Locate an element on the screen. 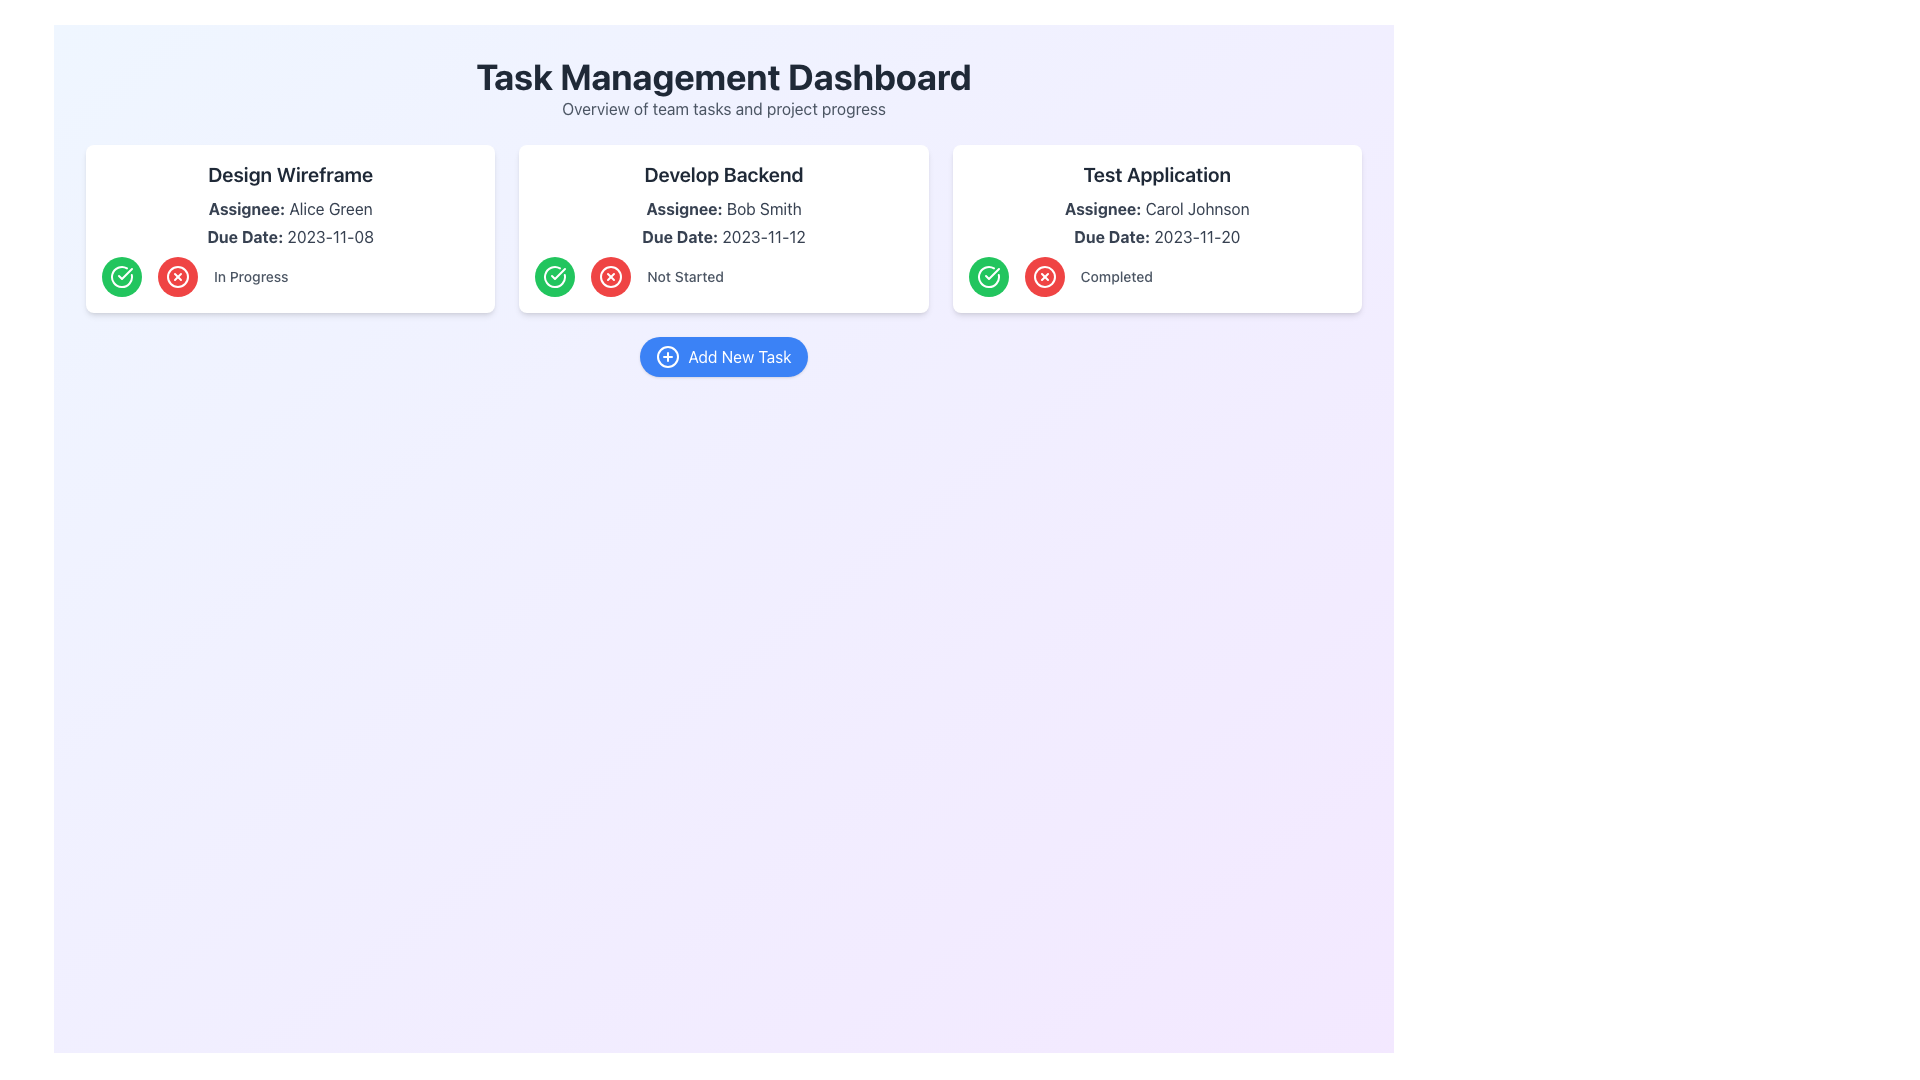  the 'Add New Task' button, which has a blue background, rounded edges, and a plus icon is located at coordinates (723, 356).